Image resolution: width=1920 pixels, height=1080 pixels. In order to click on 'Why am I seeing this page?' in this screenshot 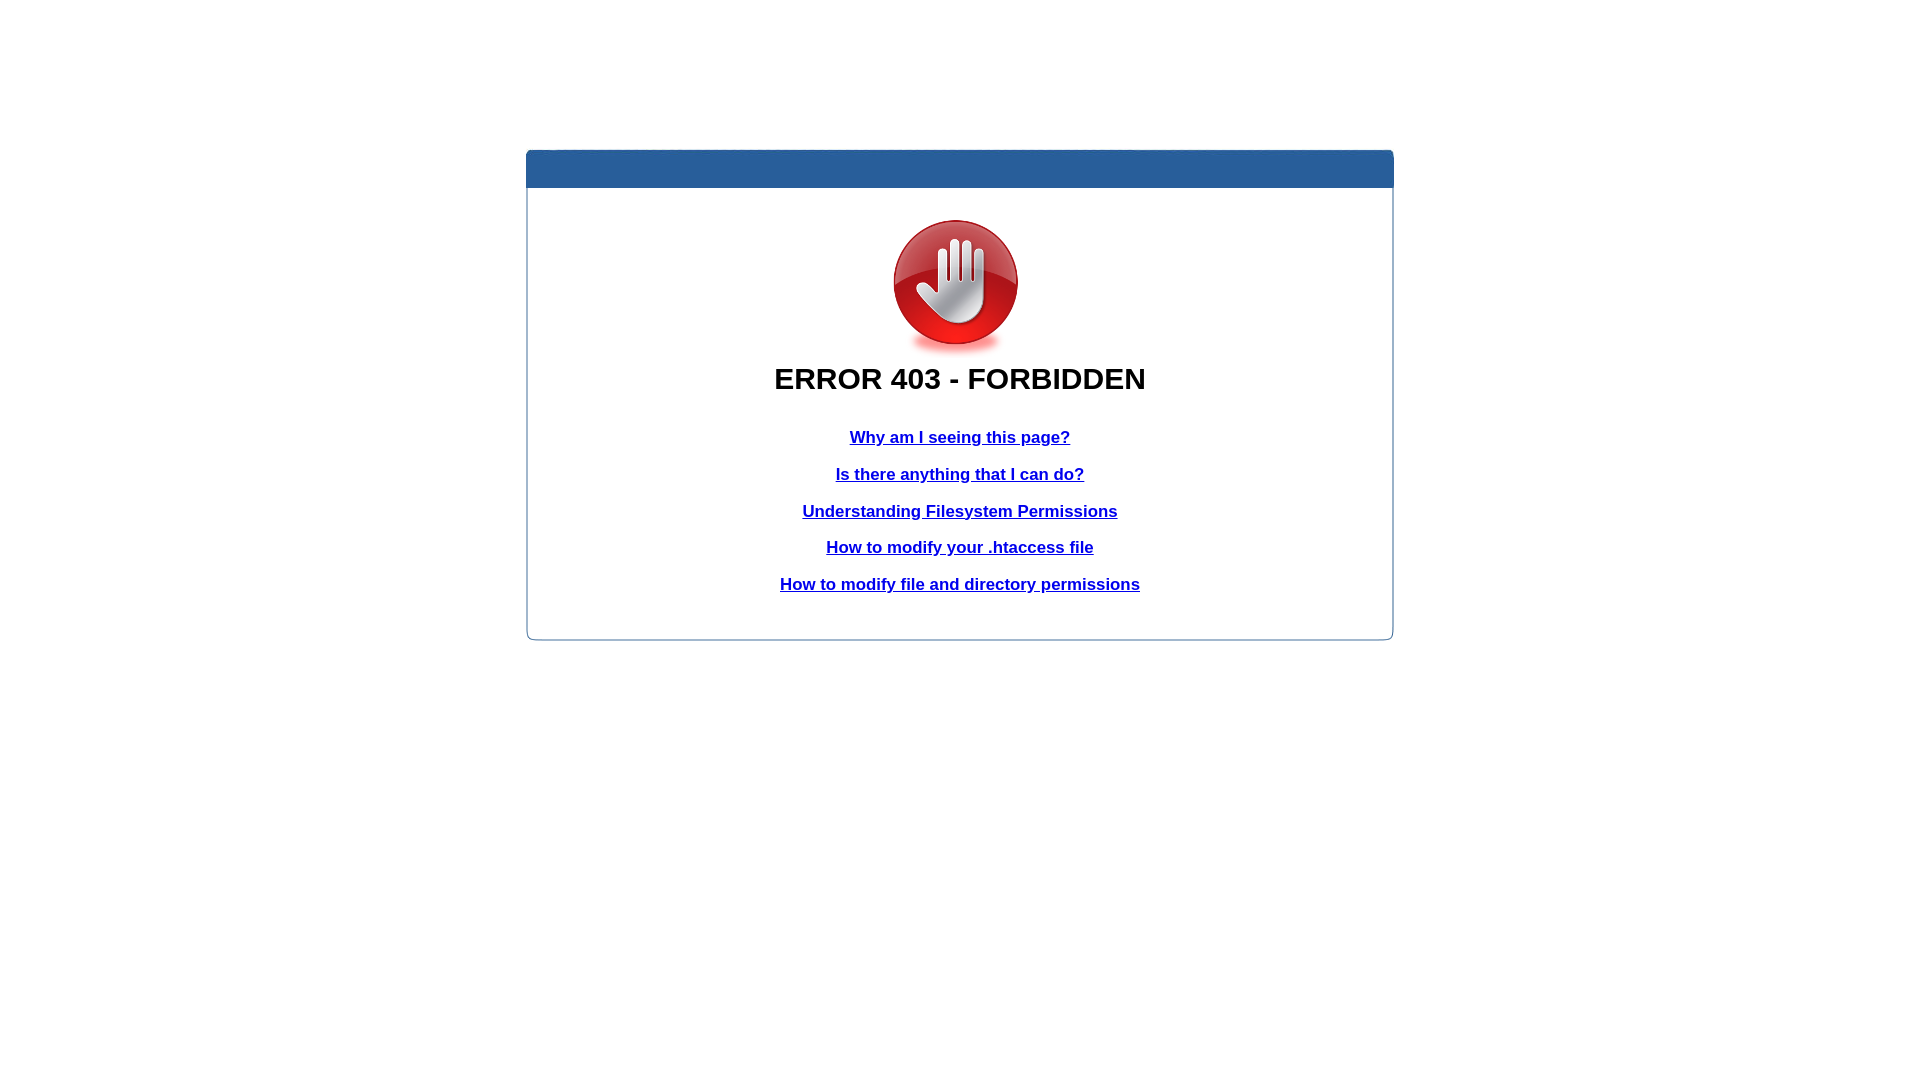, I will do `click(960, 436)`.